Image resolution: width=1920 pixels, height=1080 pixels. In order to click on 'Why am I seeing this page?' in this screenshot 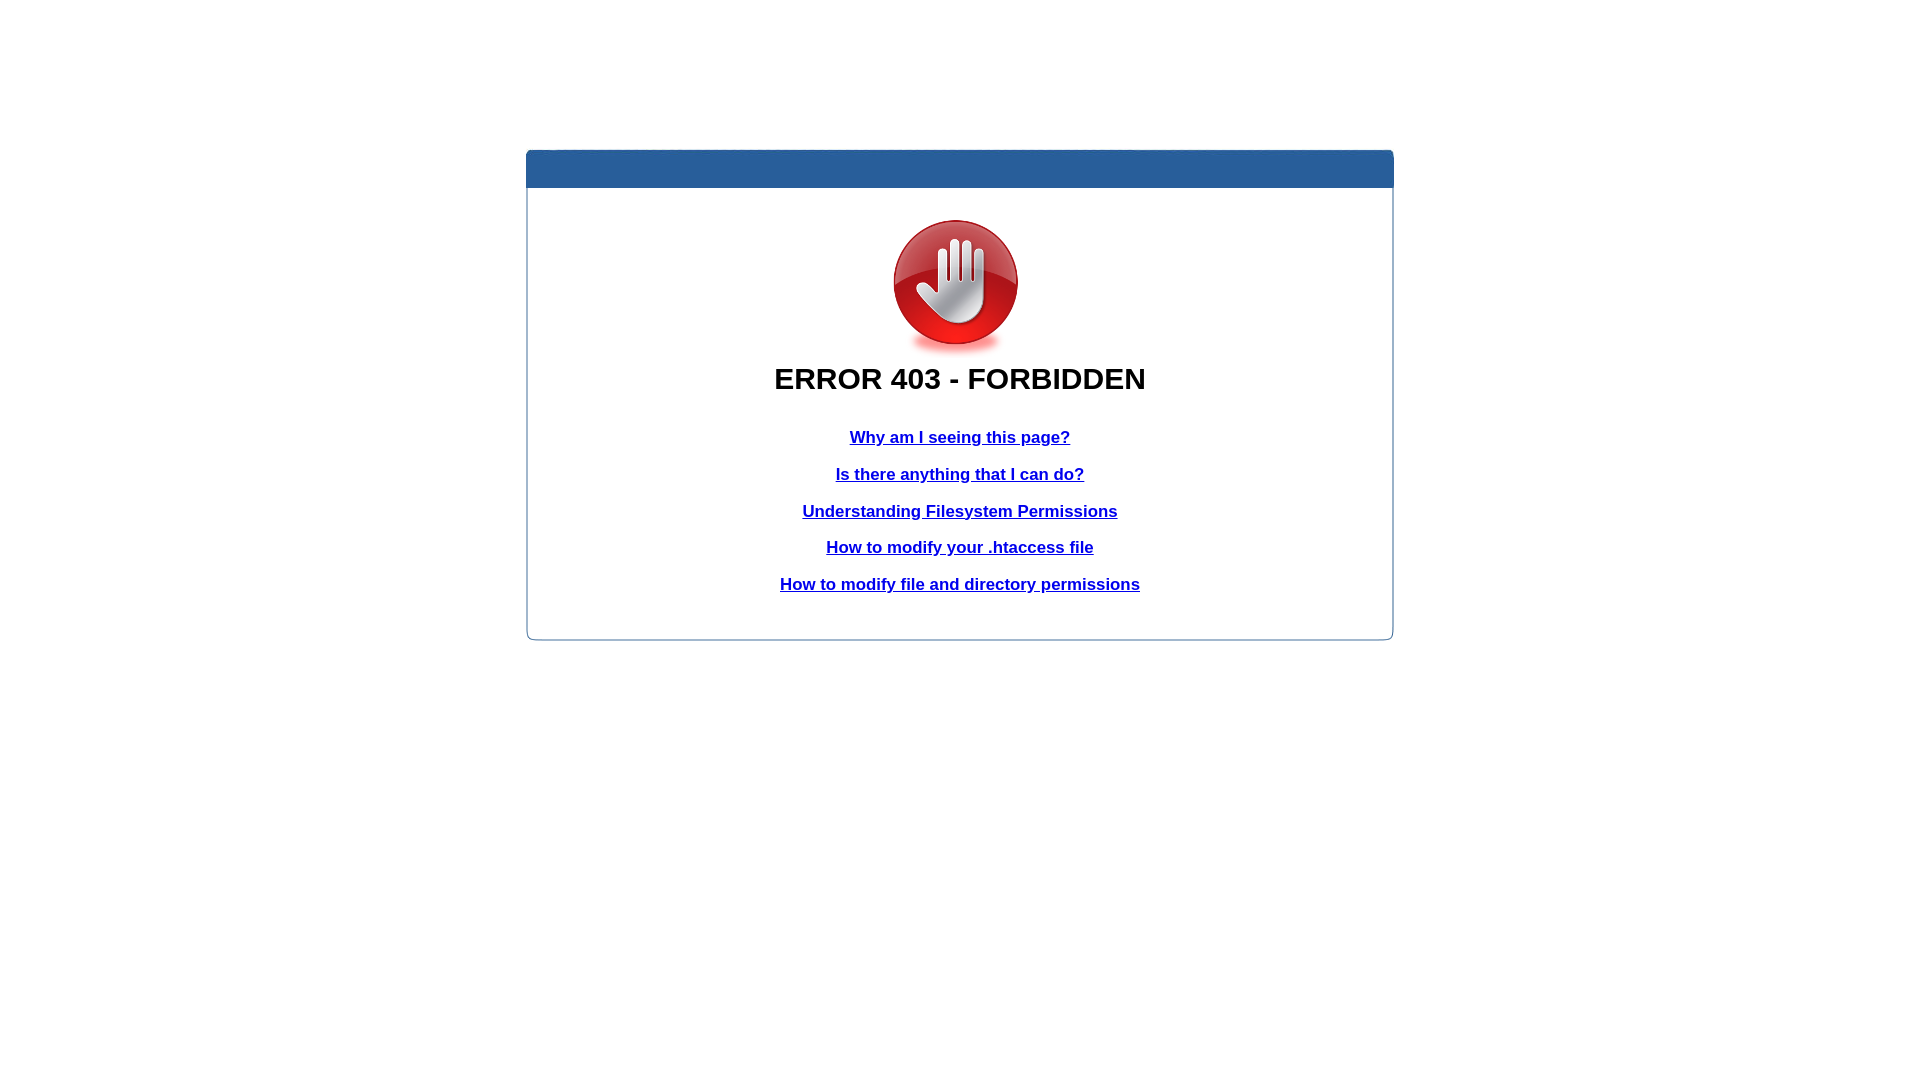, I will do `click(960, 436)`.